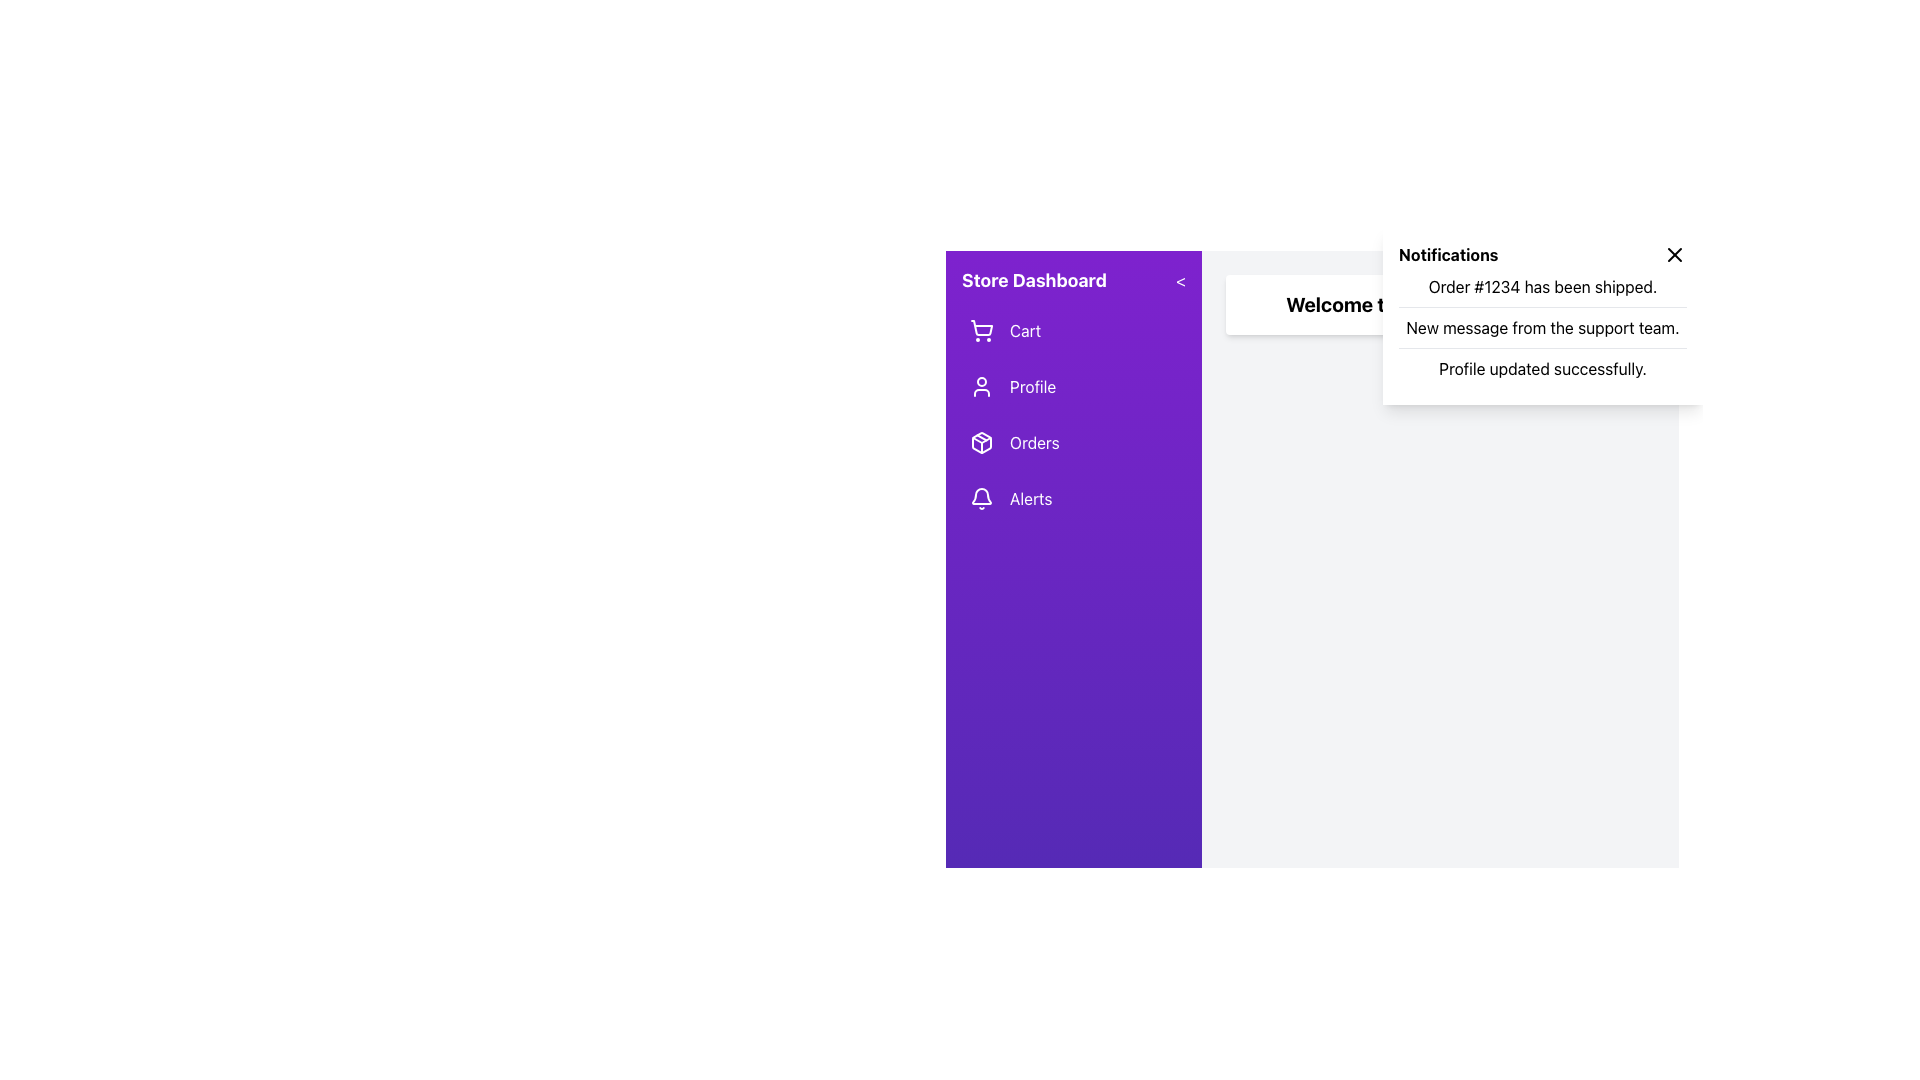 The image size is (1920, 1080). What do you see at coordinates (1181, 281) in the screenshot?
I see `the navigation arrow icon located` at bounding box center [1181, 281].